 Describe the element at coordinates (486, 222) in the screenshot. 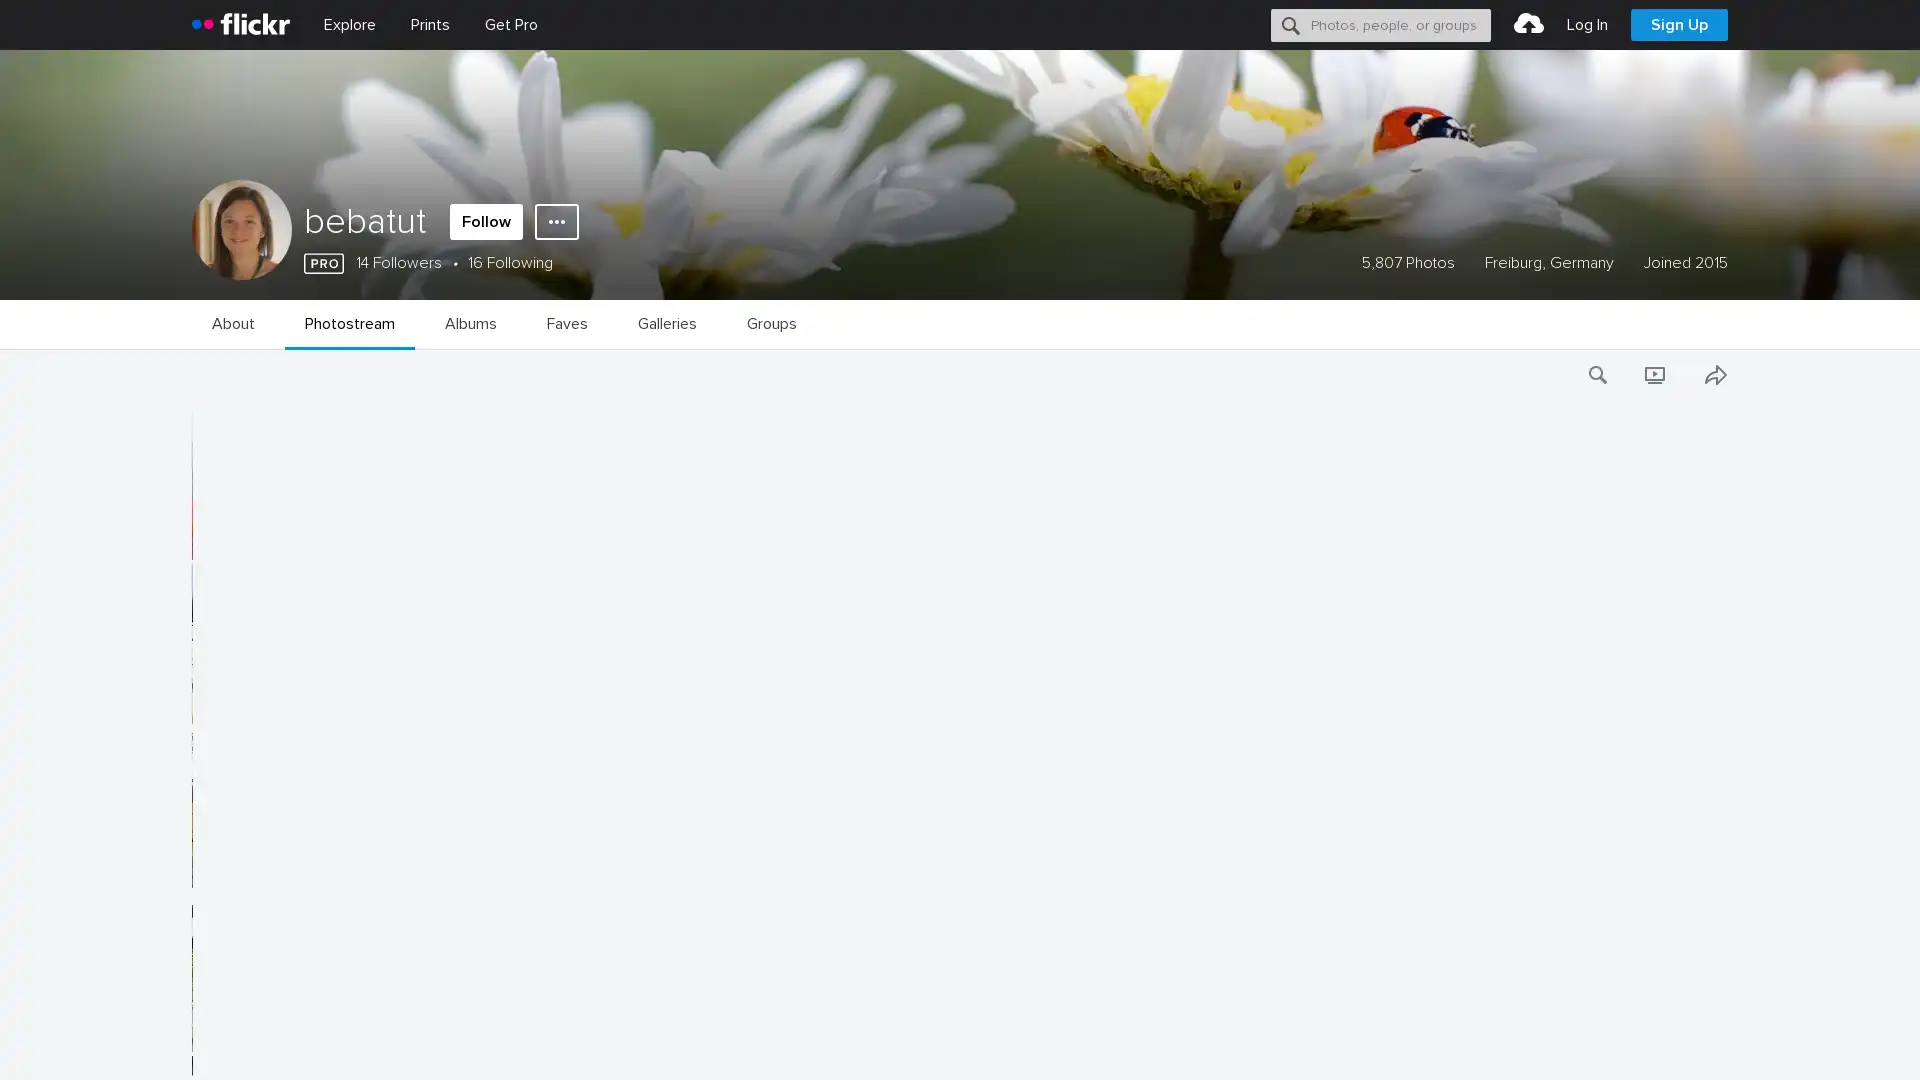

I see `Follow` at that location.